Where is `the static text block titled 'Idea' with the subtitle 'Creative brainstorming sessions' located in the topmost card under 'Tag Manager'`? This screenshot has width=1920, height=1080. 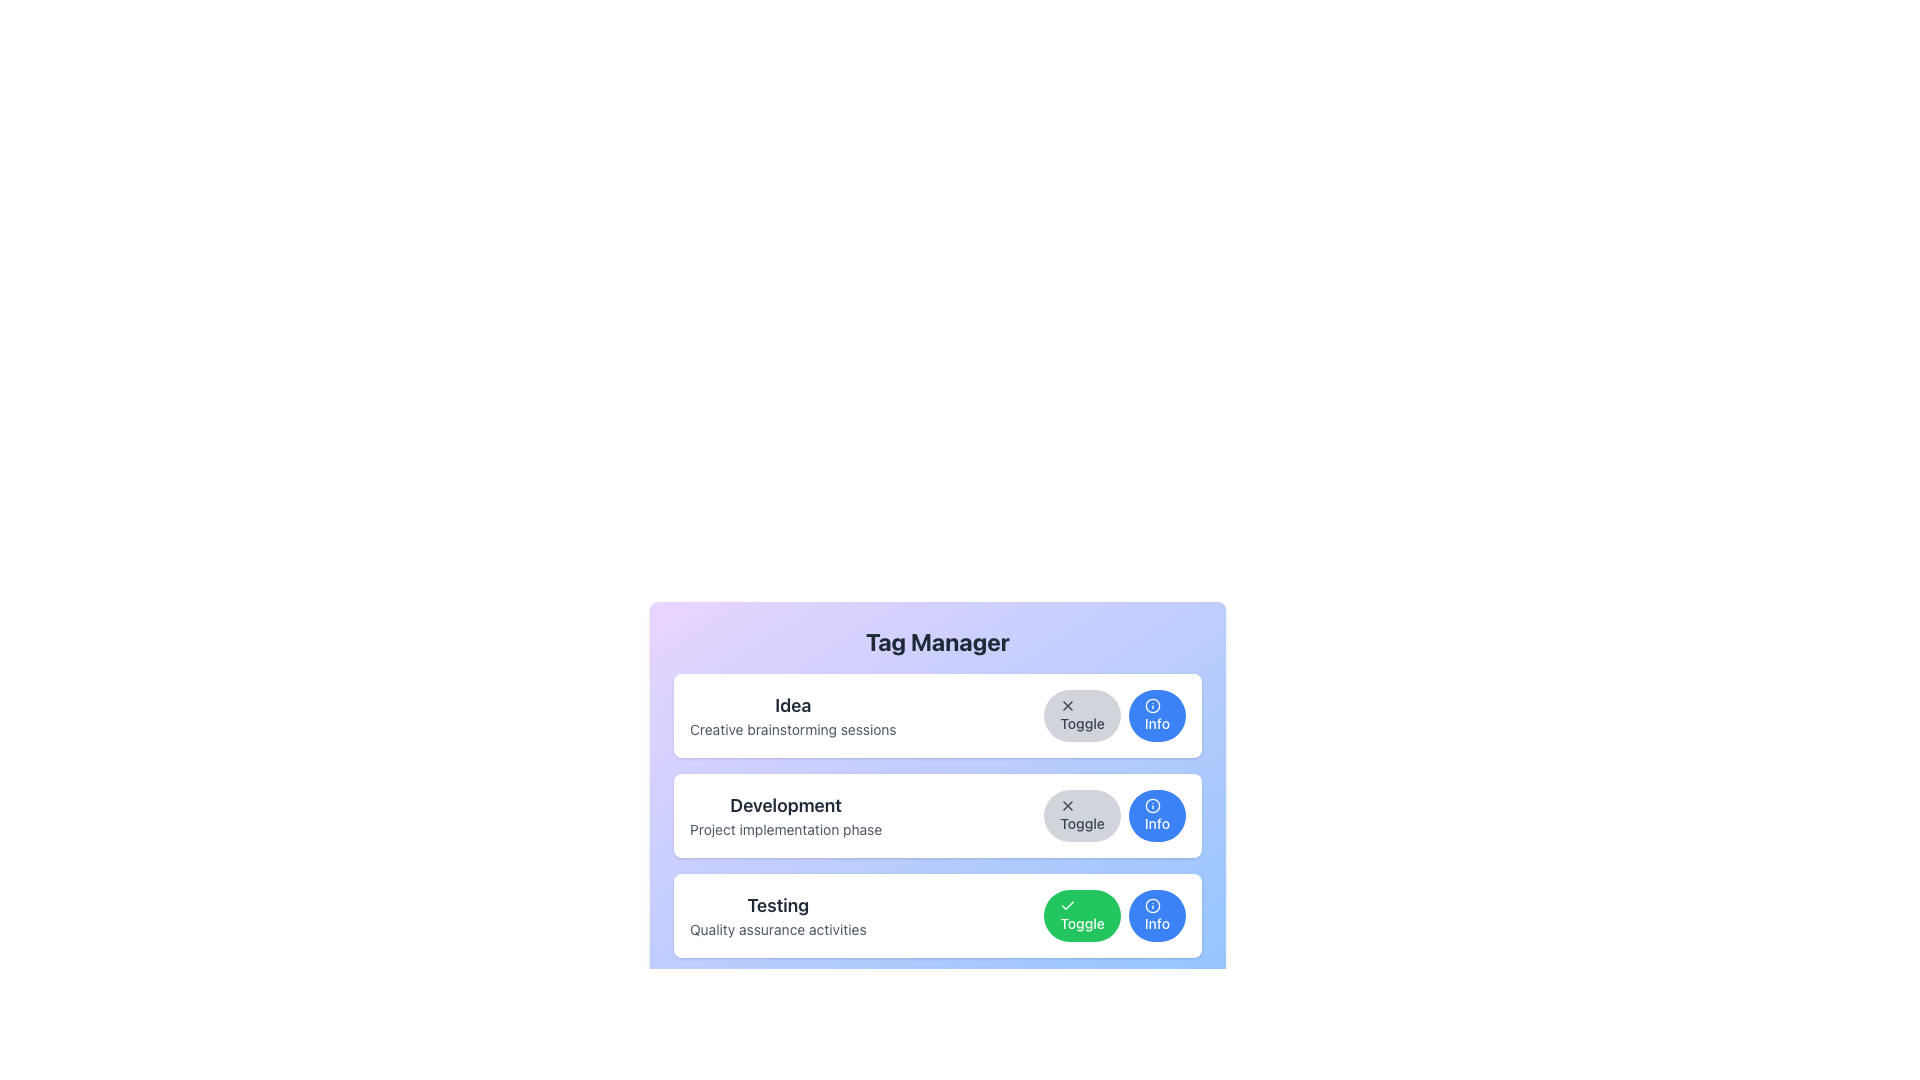
the static text block titled 'Idea' with the subtitle 'Creative brainstorming sessions' located in the topmost card under 'Tag Manager' is located at coordinates (792, 715).